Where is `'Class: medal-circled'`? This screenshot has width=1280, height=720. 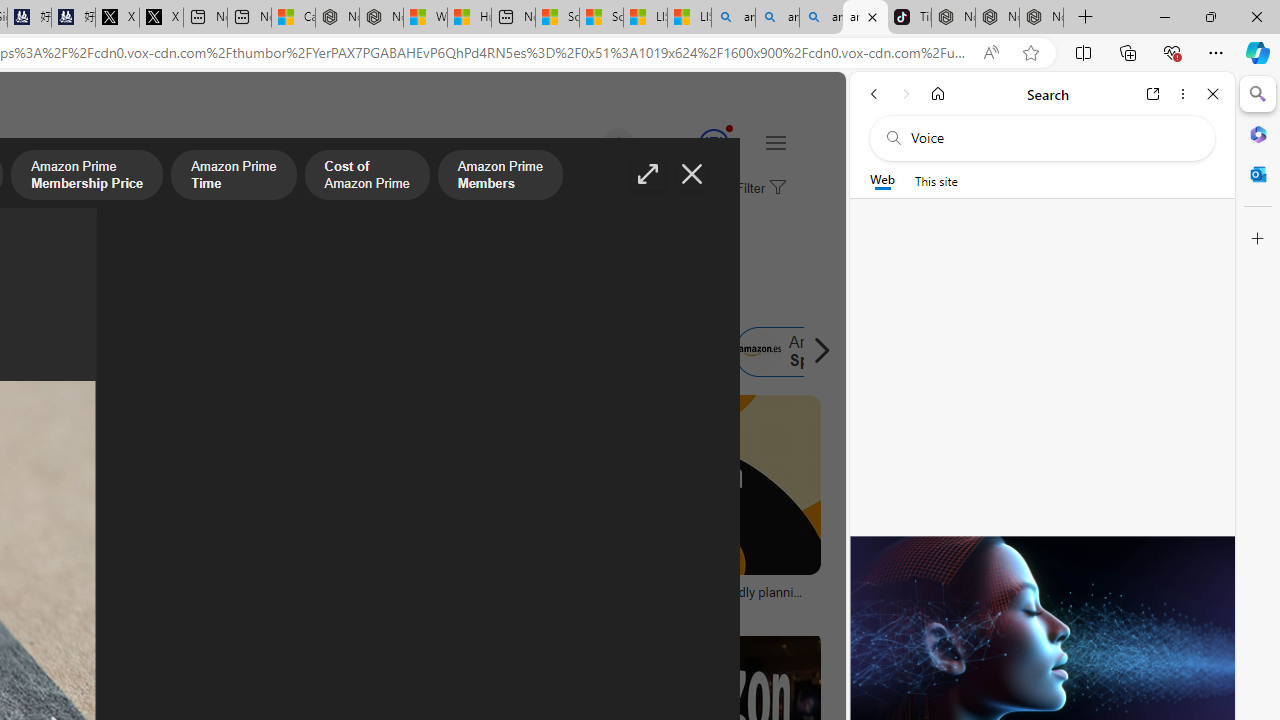
'Class: medal-circled' is located at coordinates (713, 143).